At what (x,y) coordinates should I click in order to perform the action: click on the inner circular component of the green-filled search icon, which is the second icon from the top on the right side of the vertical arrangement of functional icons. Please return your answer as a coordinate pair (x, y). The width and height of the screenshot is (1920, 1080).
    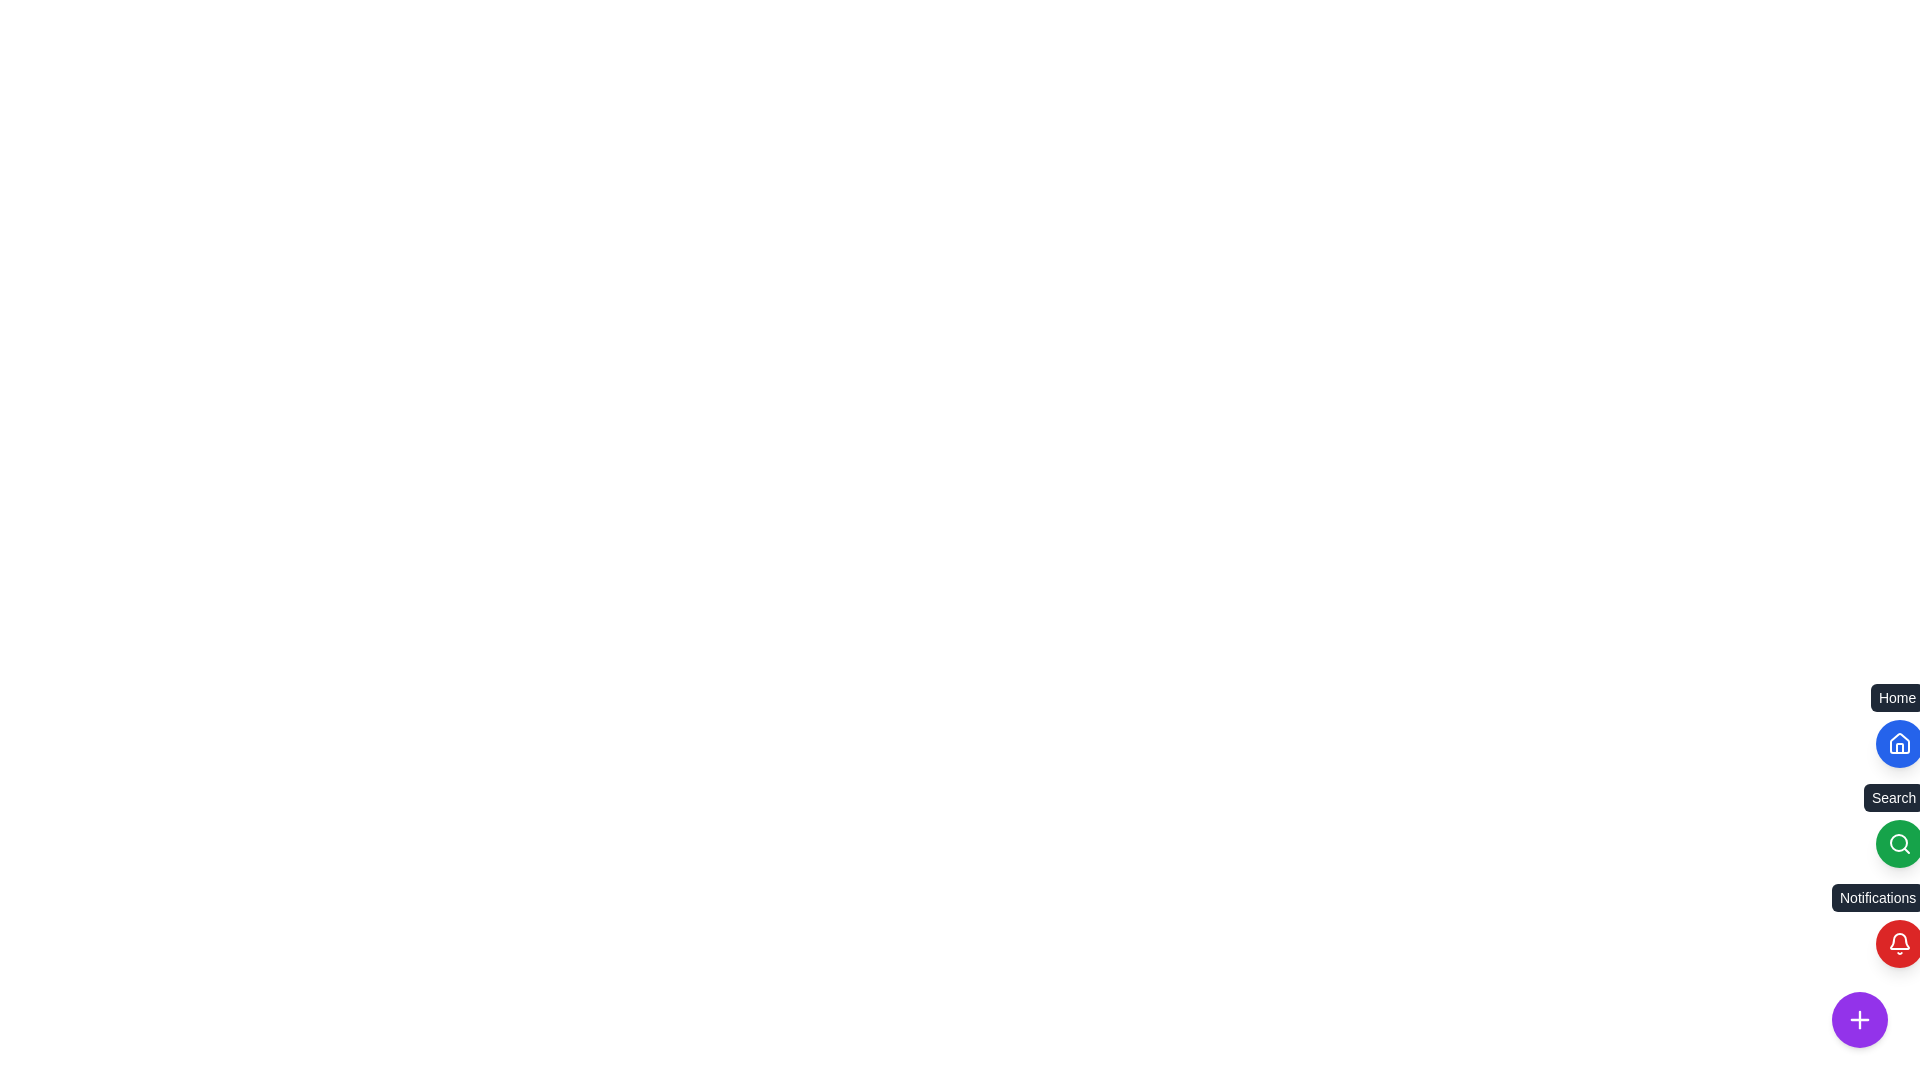
    Looking at the image, I should click on (1898, 843).